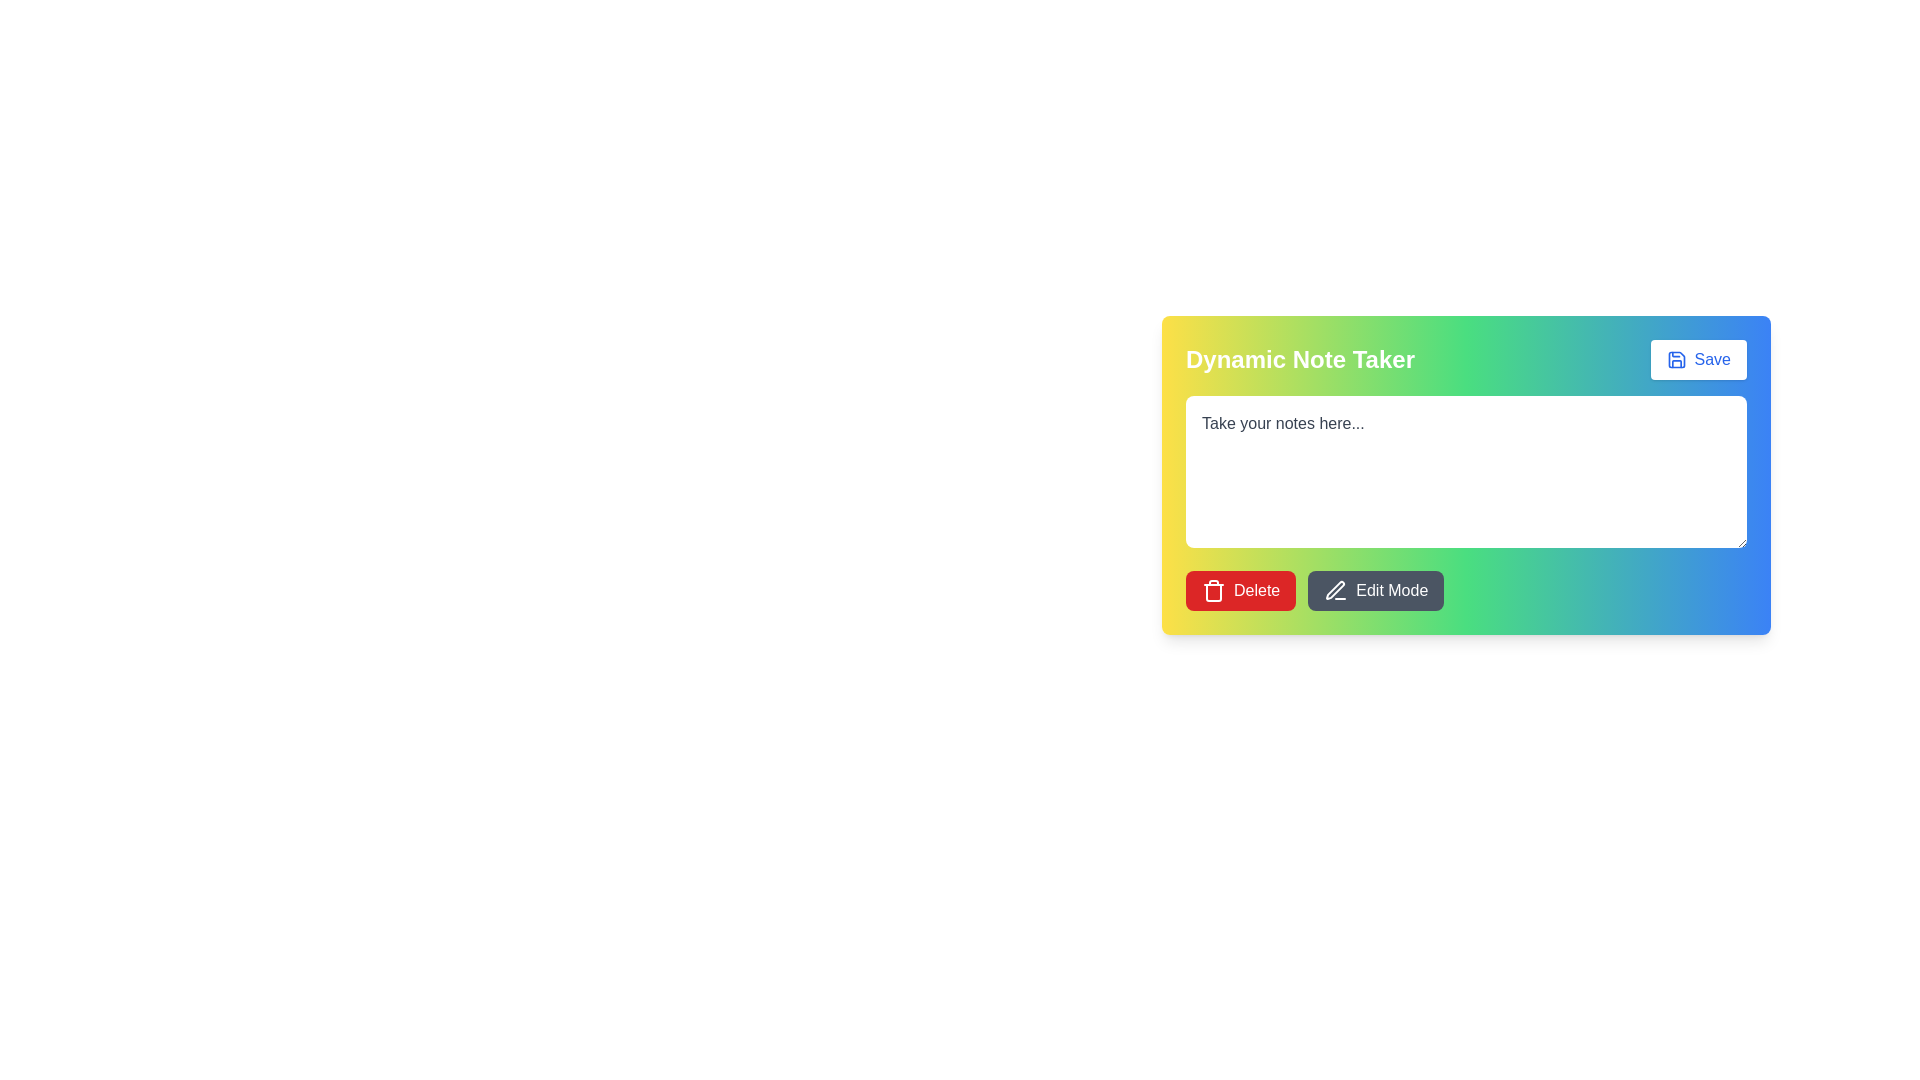 Image resolution: width=1920 pixels, height=1080 pixels. Describe the element at coordinates (1466, 589) in the screenshot. I see `the visual separator or spacer with a gradient background transitioning from green to blue, located to the right of the 'Edit Mode' button` at that location.